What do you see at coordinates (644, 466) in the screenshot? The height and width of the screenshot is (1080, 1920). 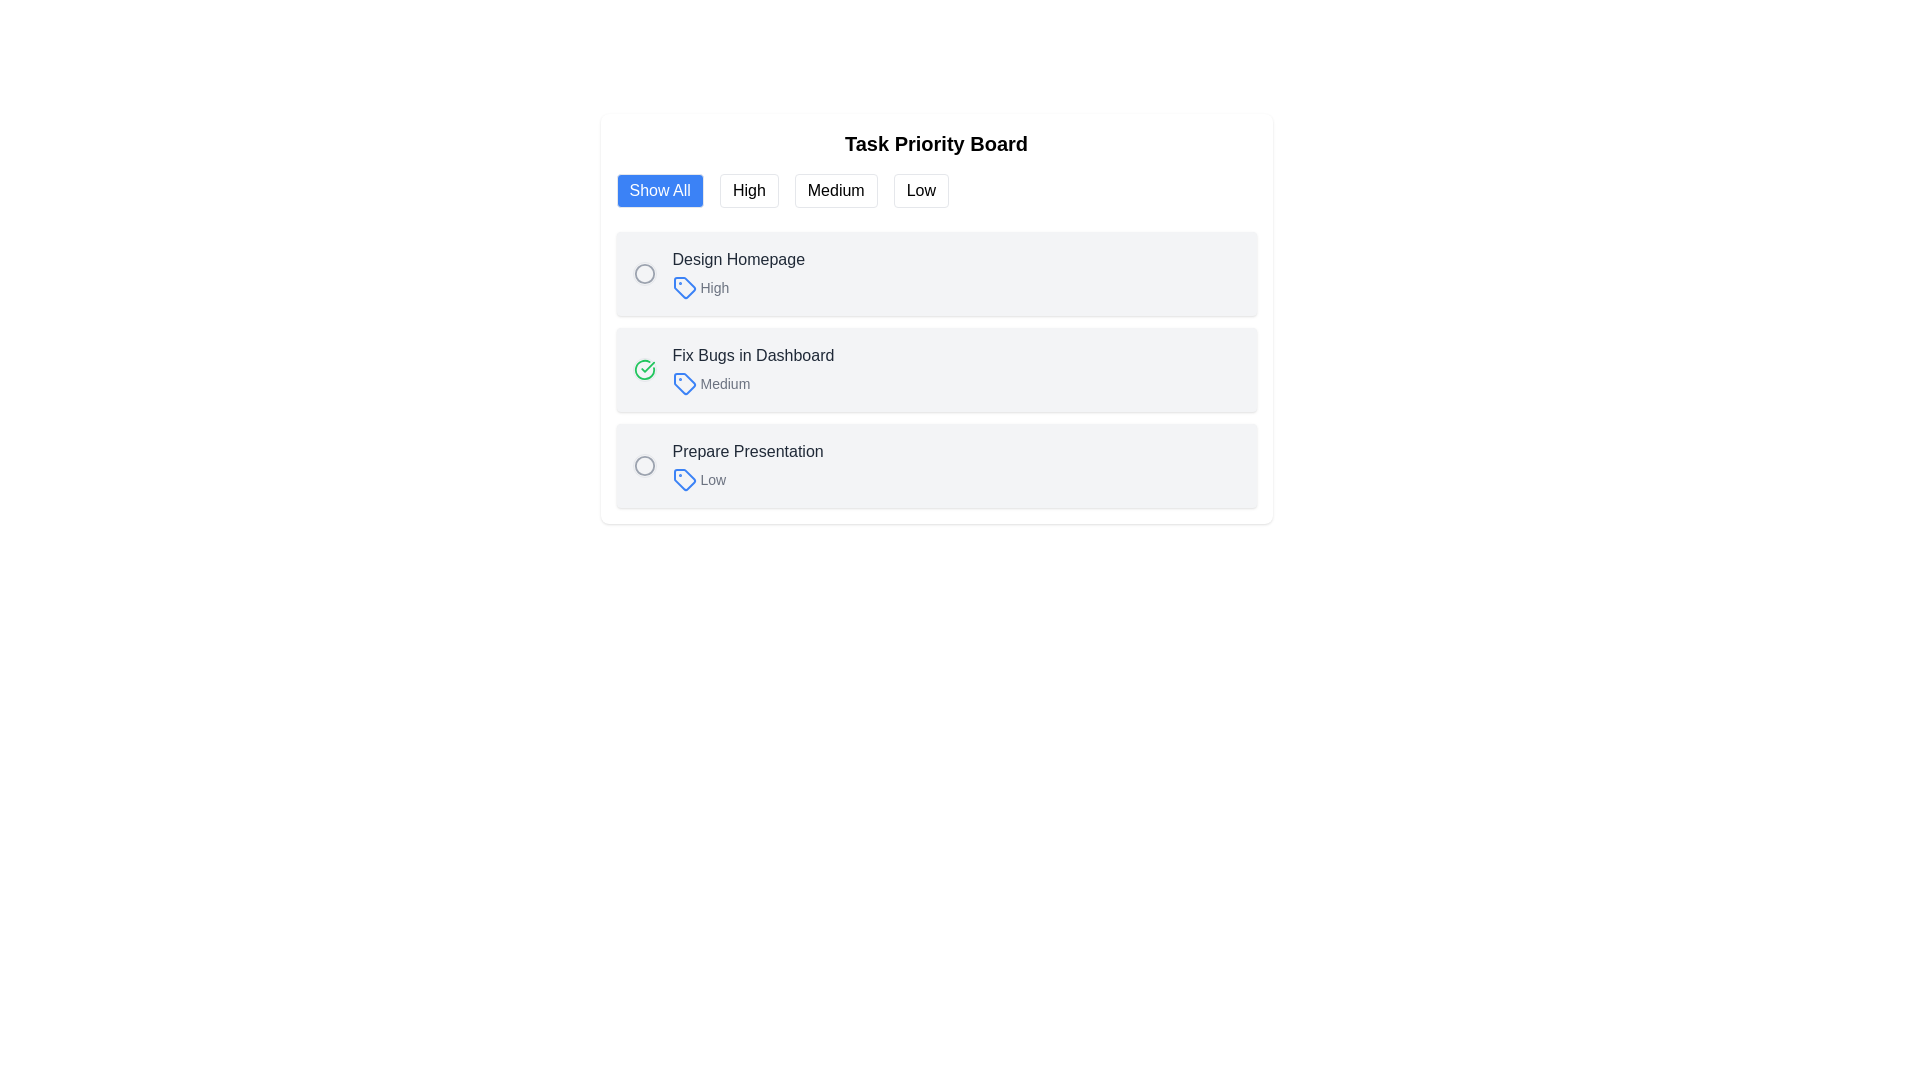 I see `the circular status indicator located in the lowest row of the task list associated with the task labeled 'Prepare Presentation'` at bounding box center [644, 466].